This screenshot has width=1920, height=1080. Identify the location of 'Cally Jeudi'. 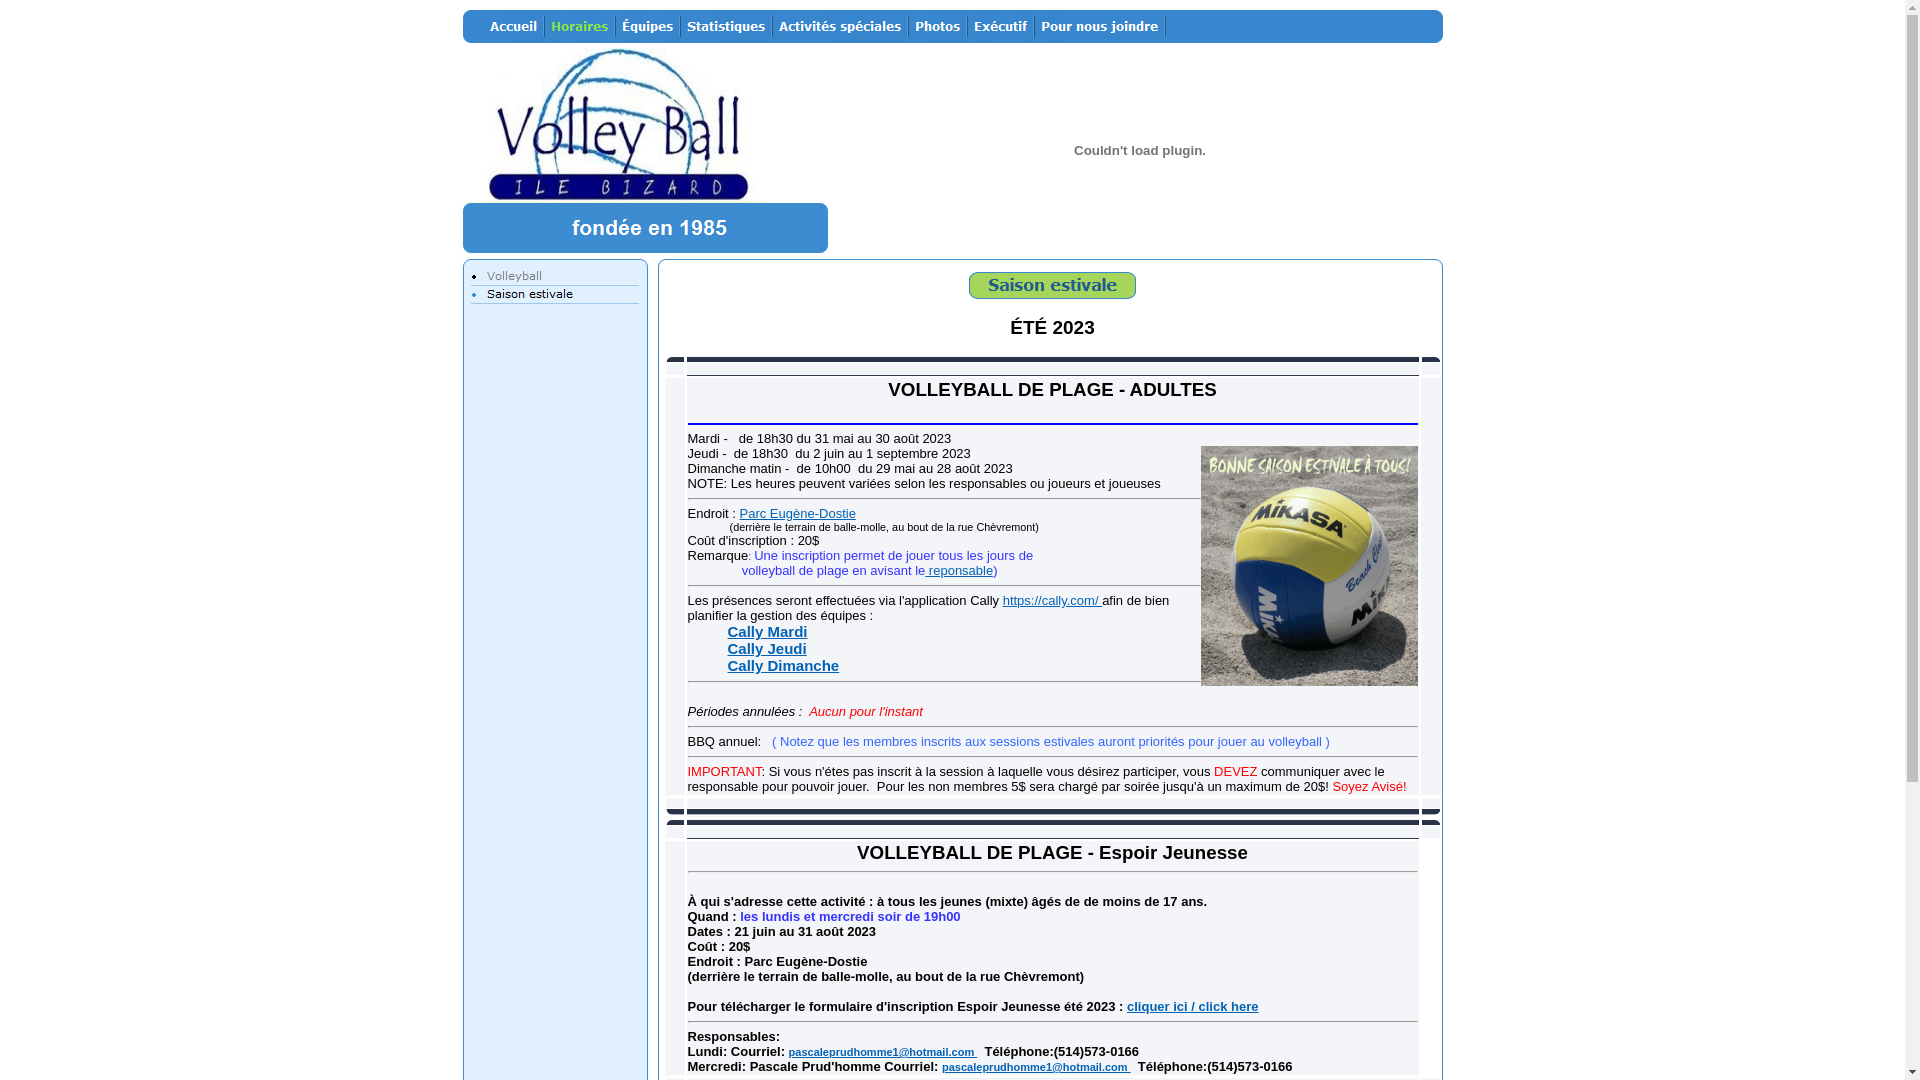
(766, 648).